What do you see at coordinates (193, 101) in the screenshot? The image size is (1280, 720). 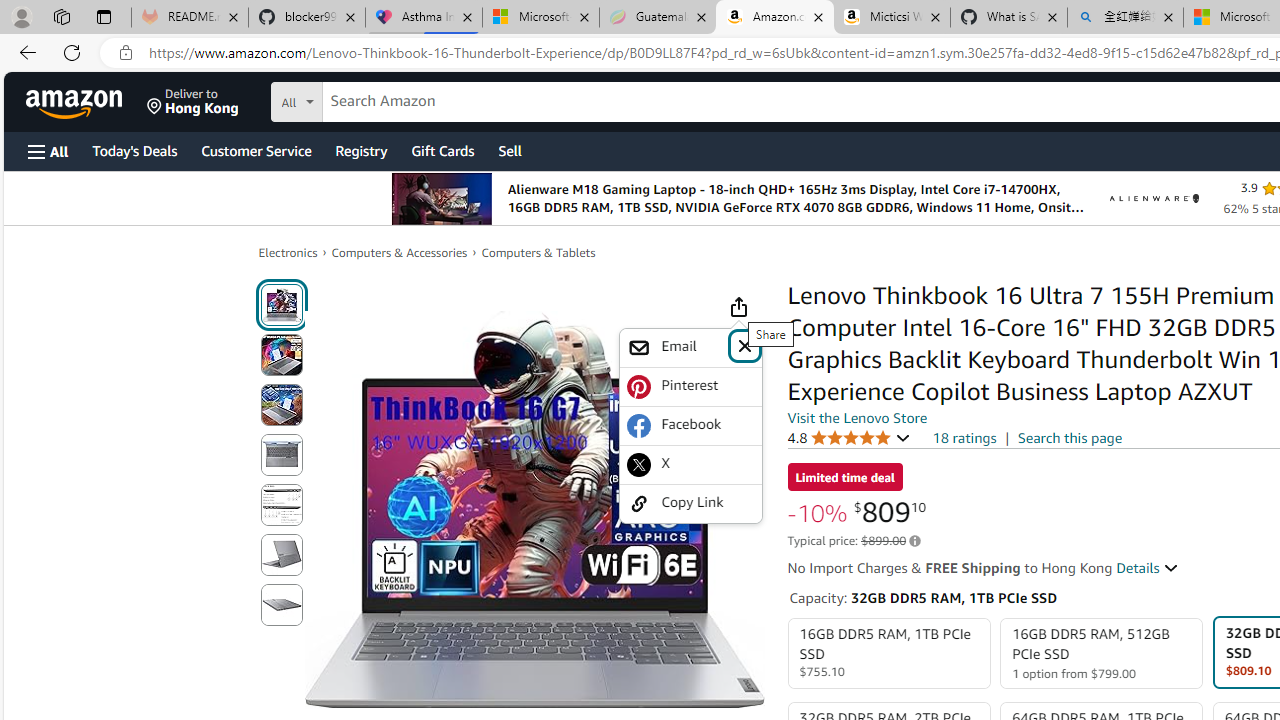 I see `'Deliver to Hong Kong'` at bounding box center [193, 101].